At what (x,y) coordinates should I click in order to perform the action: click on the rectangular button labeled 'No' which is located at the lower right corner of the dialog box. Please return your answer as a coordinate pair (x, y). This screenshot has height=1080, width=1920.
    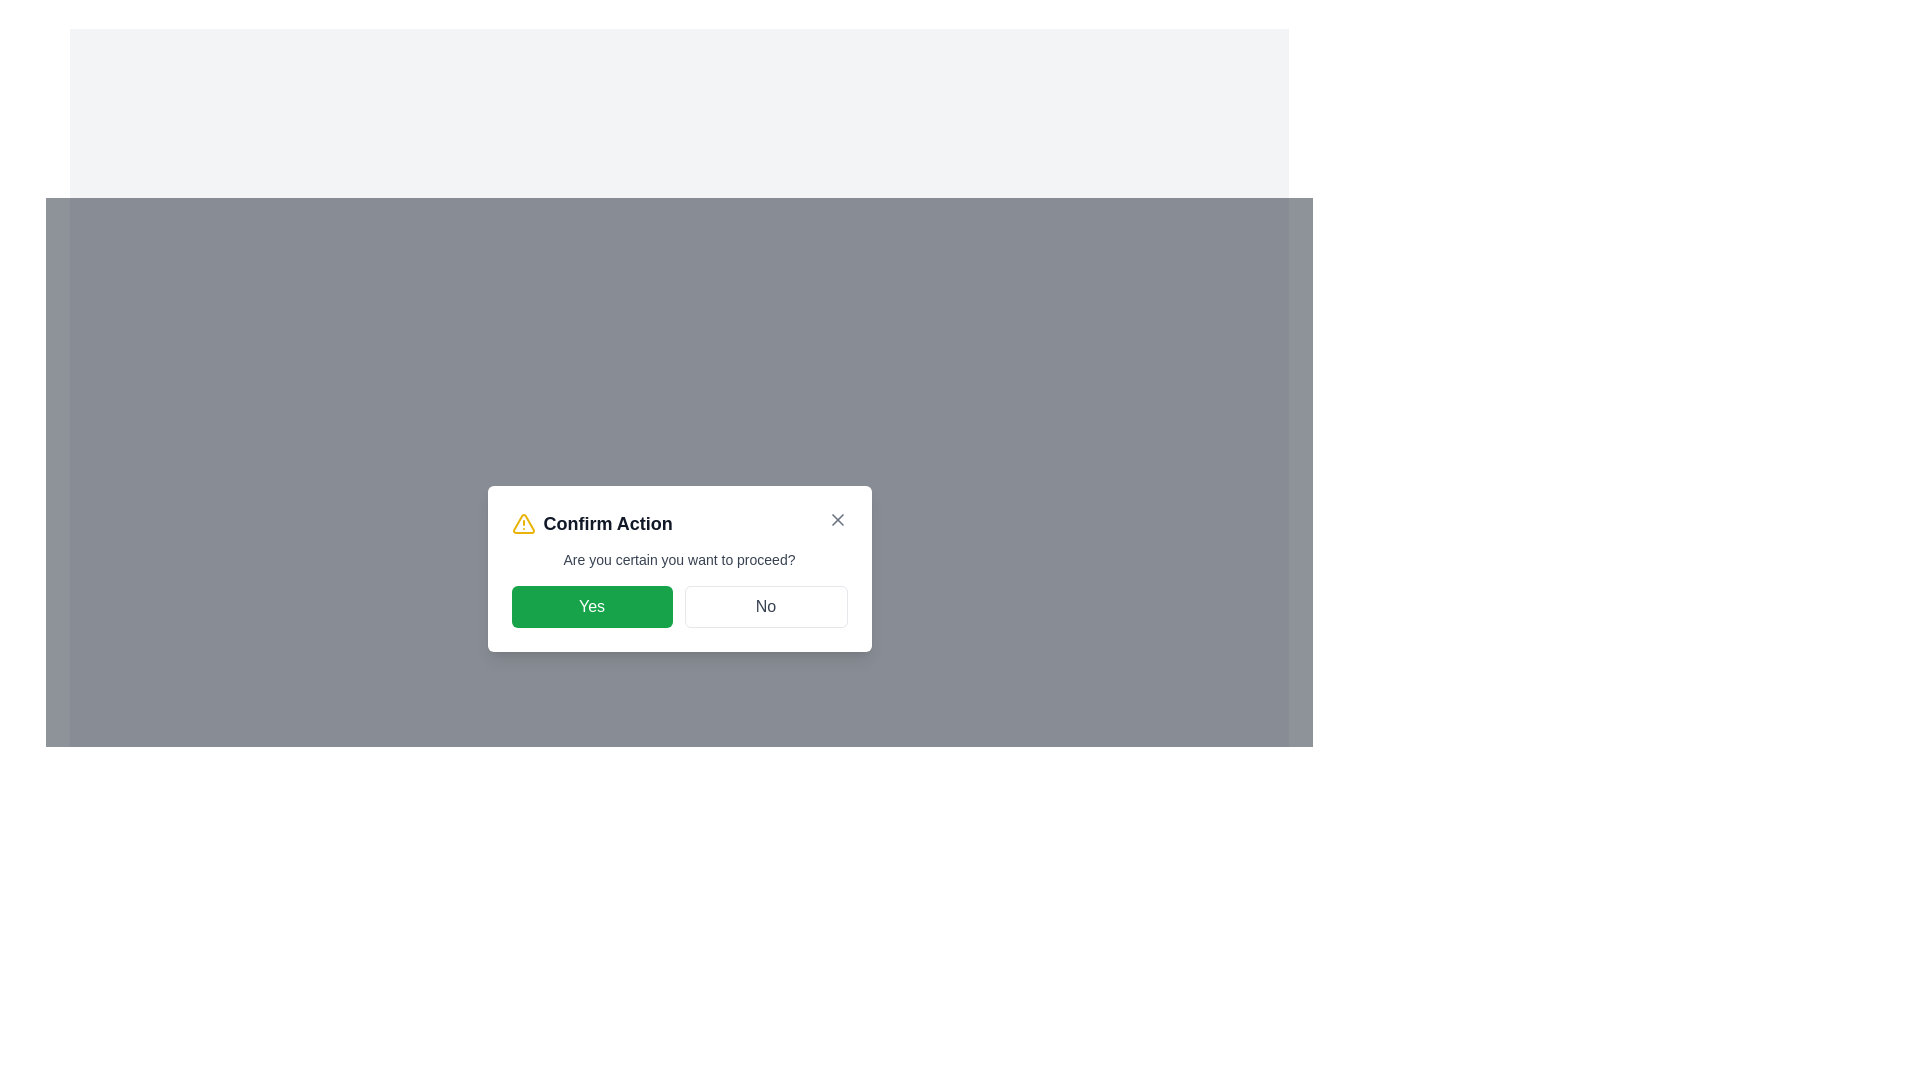
    Looking at the image, I should click on (765, 605).